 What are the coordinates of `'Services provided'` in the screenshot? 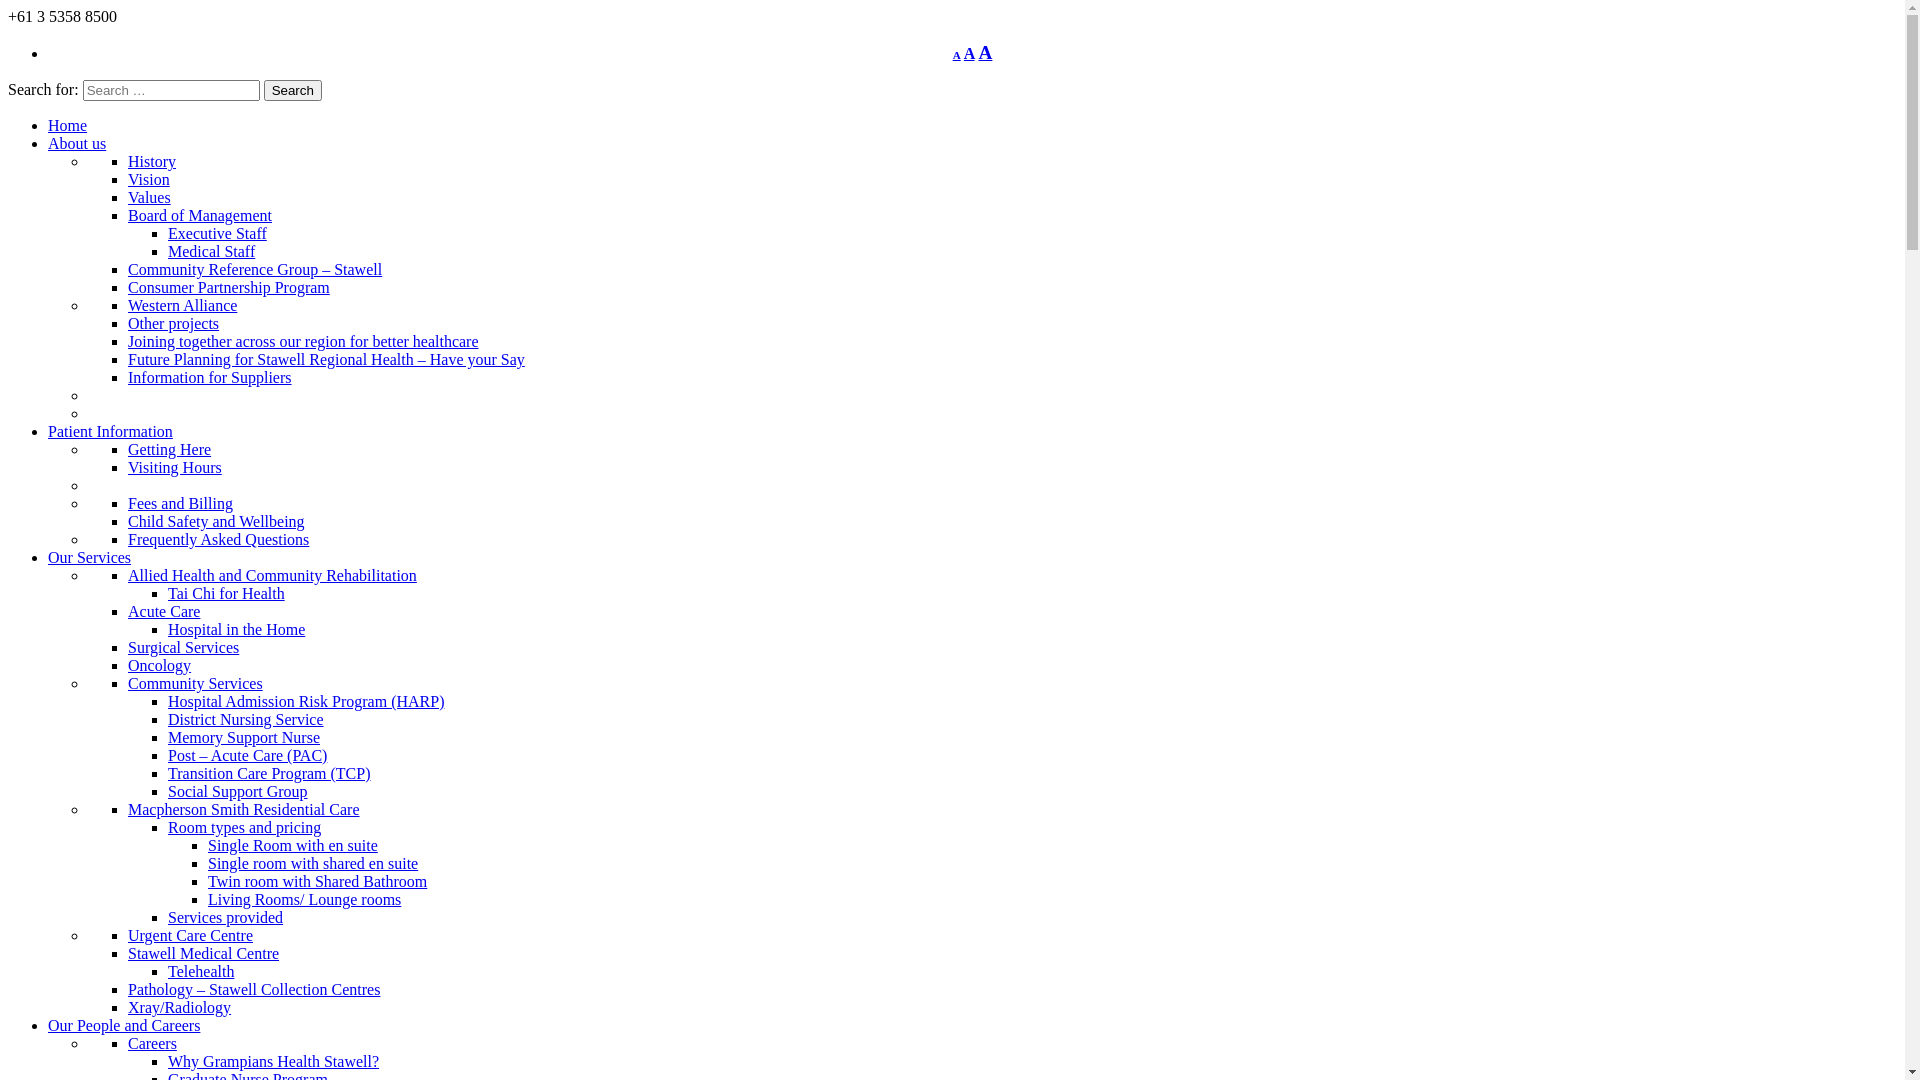 It's located at (225, 917).